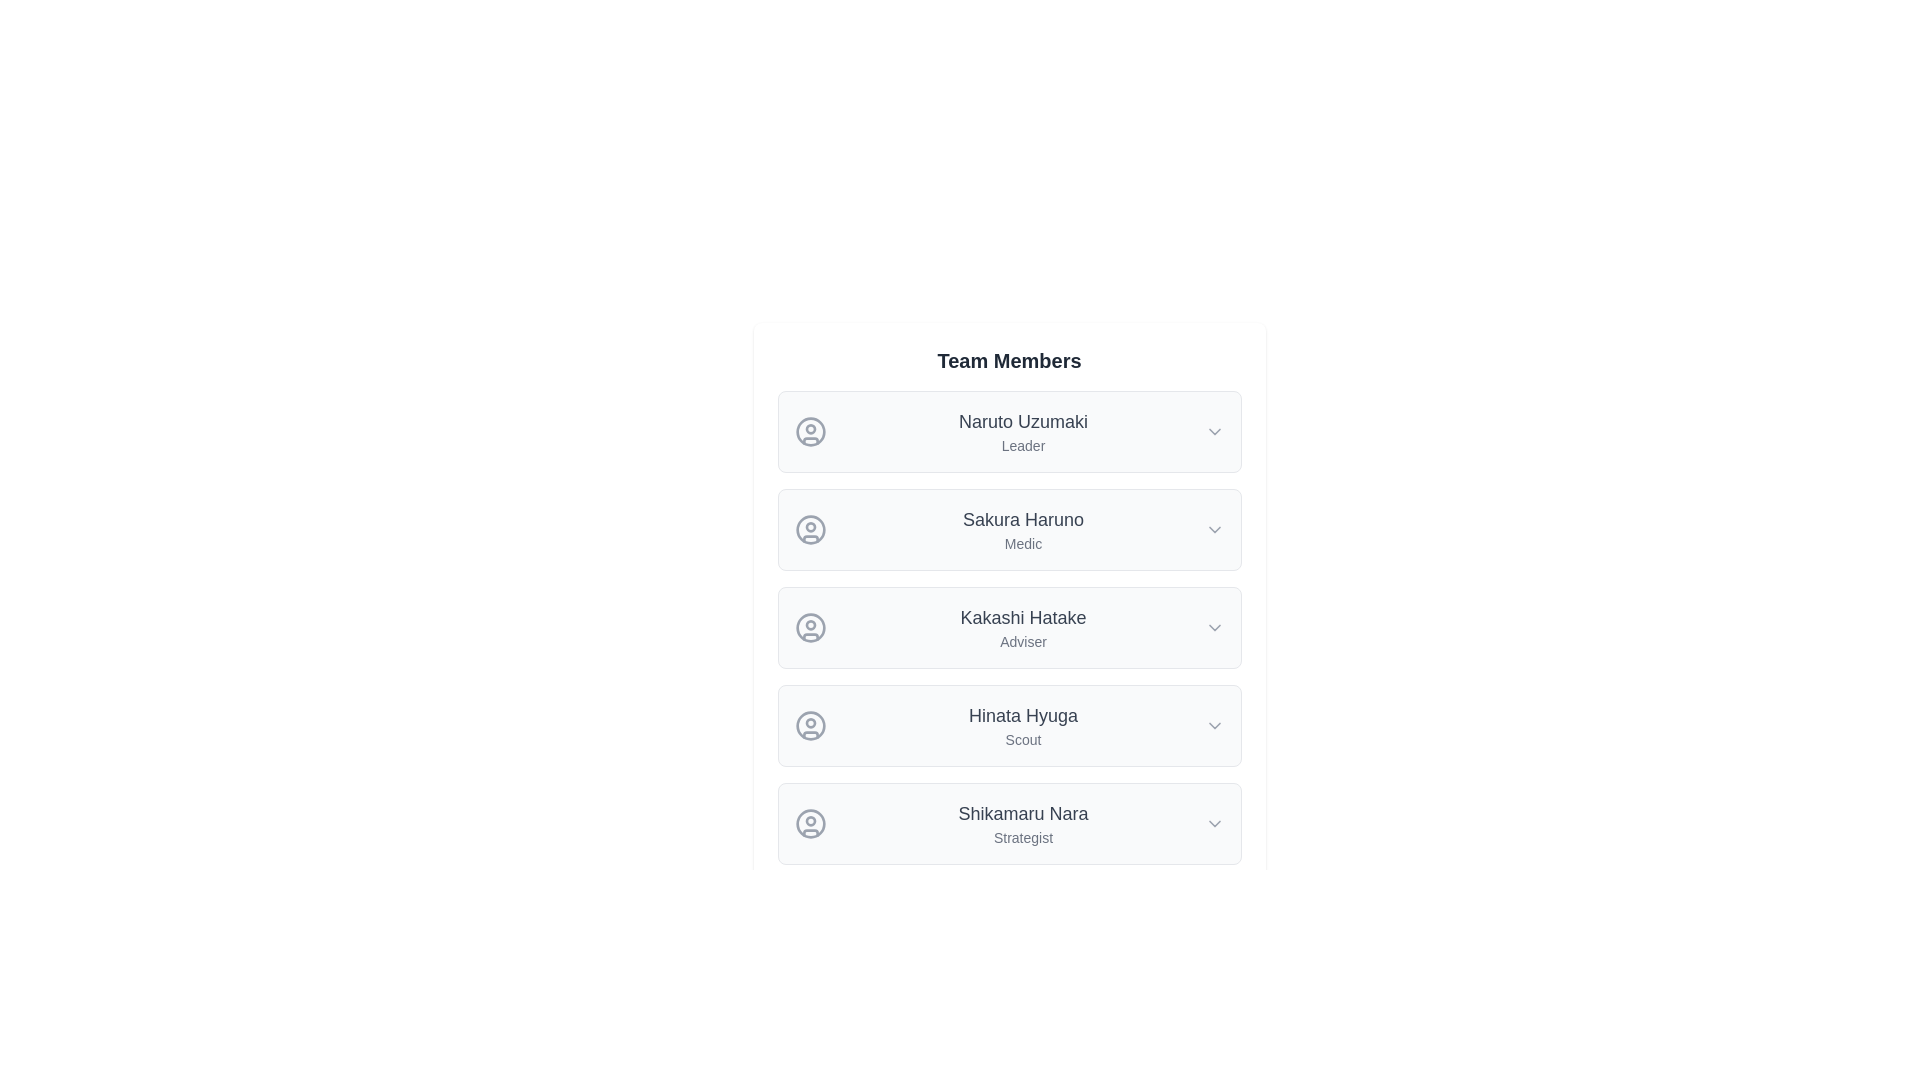 Image resolution: width=1920 pixels, height=1080 pixels. Describe the element at coordinates (1213, 725) in the screenshot. I see `the downward-pointing gray chevron icon within the fourth entry labeled 'Hinata Hyuga Scout'` at that location.